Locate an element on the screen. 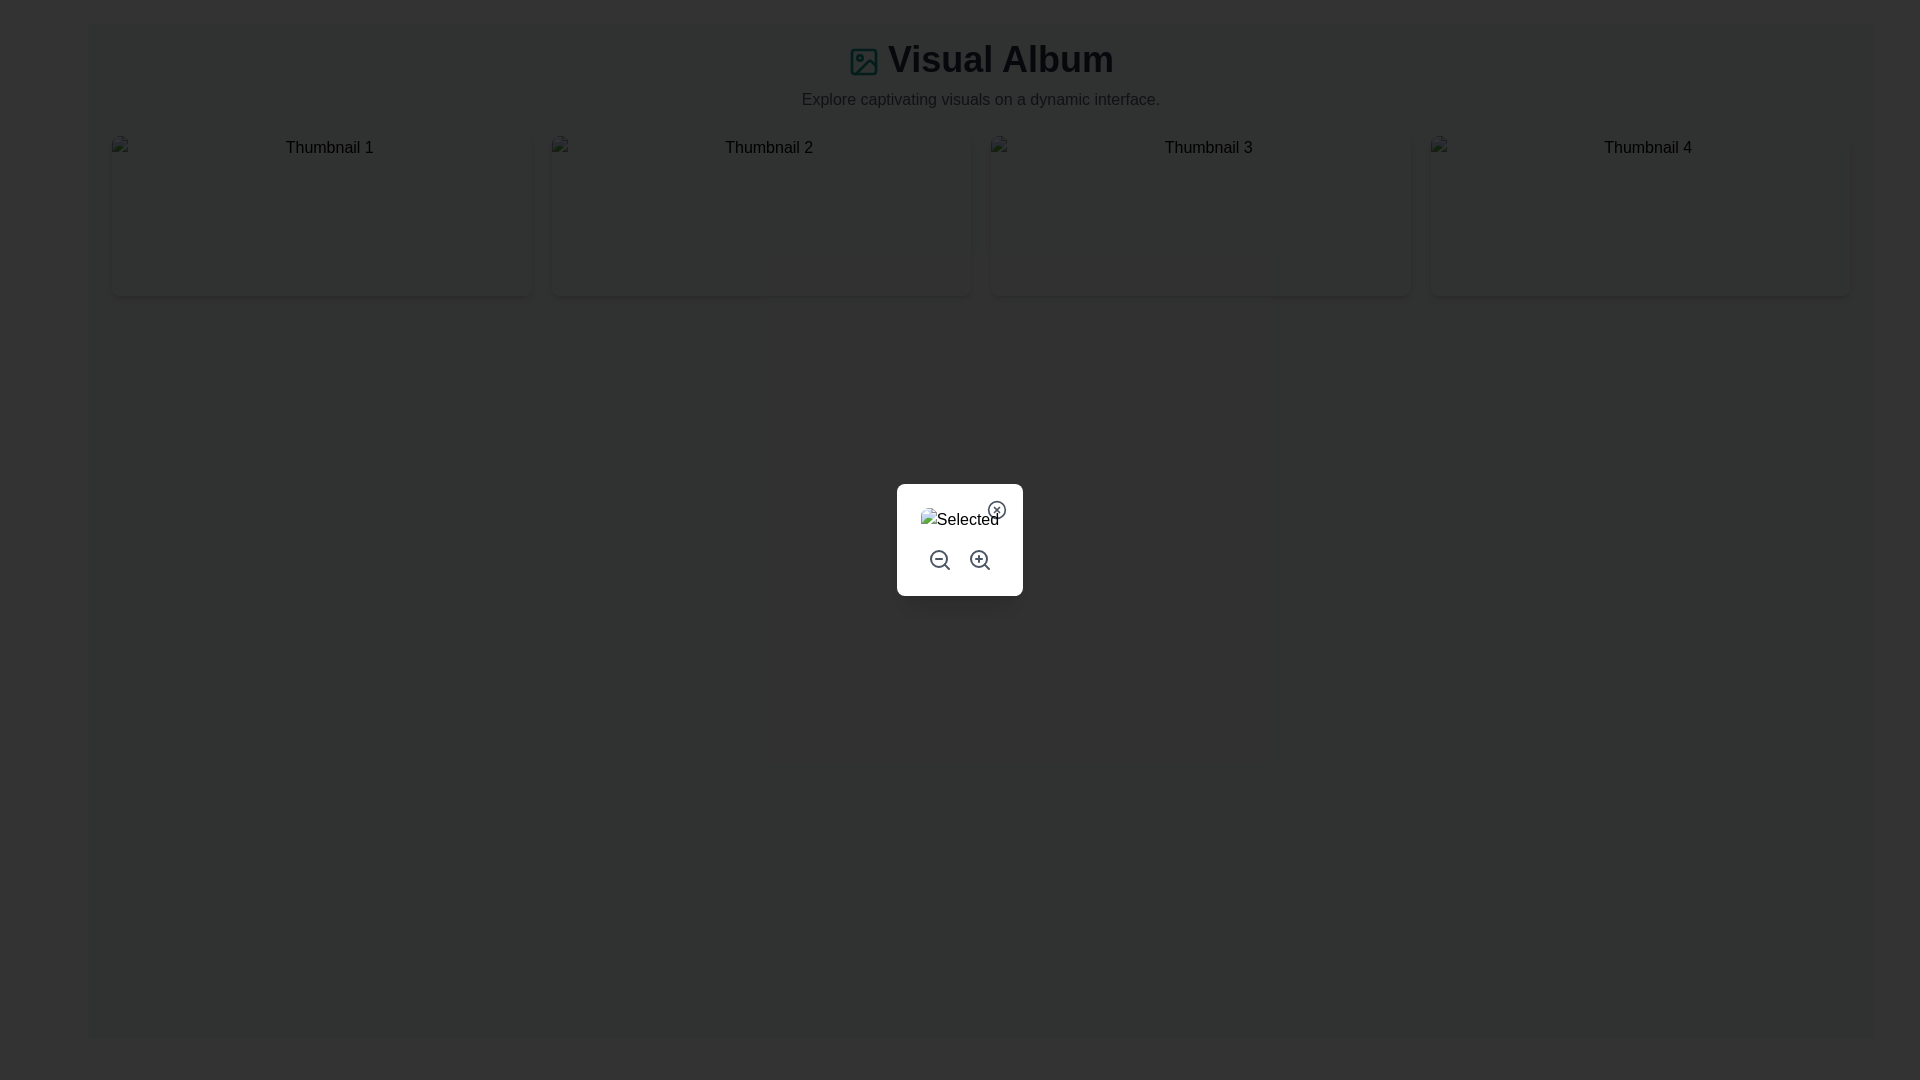  the first card button in the grid layout to trigger visual feedback is located at coordinates (321, 216).